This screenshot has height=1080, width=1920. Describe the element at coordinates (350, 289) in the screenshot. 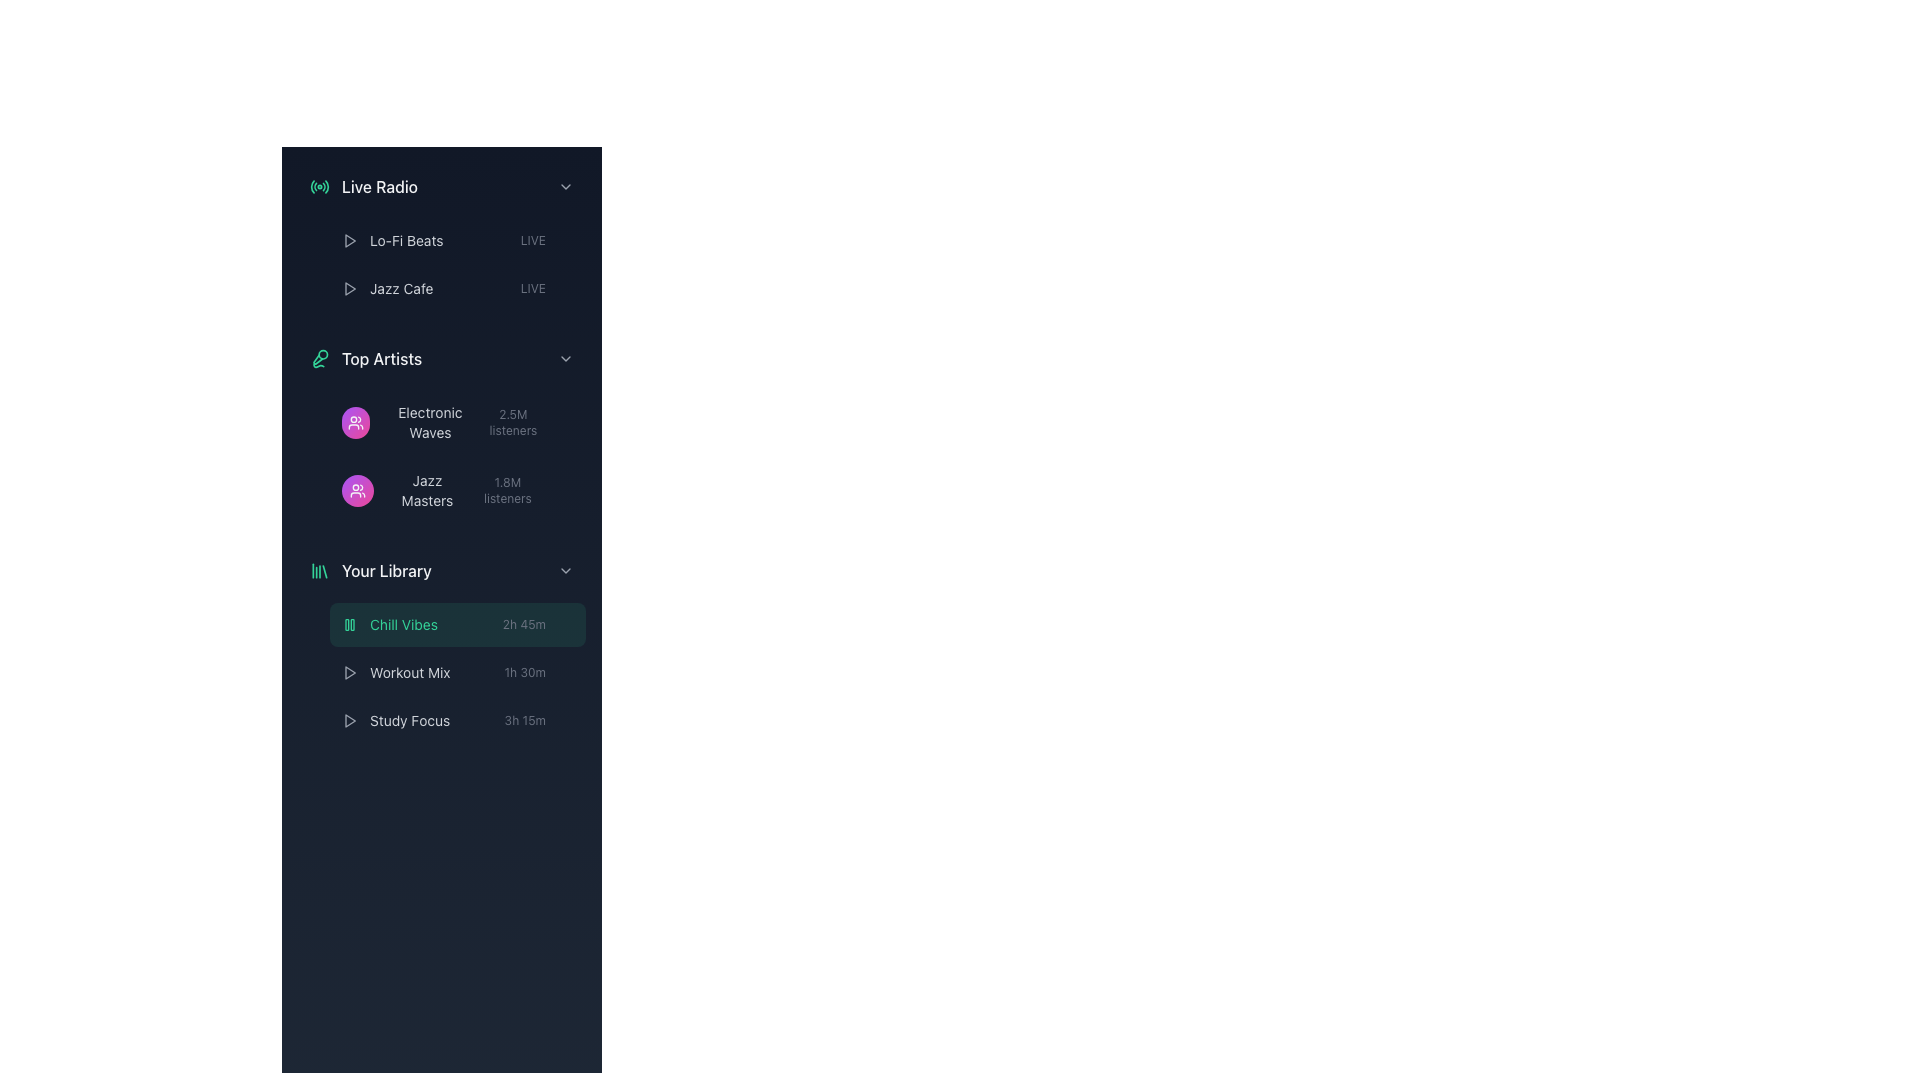

I see `the play button located under the 'Jazz Cafe' text in the 'Live Radio' section` at that location.